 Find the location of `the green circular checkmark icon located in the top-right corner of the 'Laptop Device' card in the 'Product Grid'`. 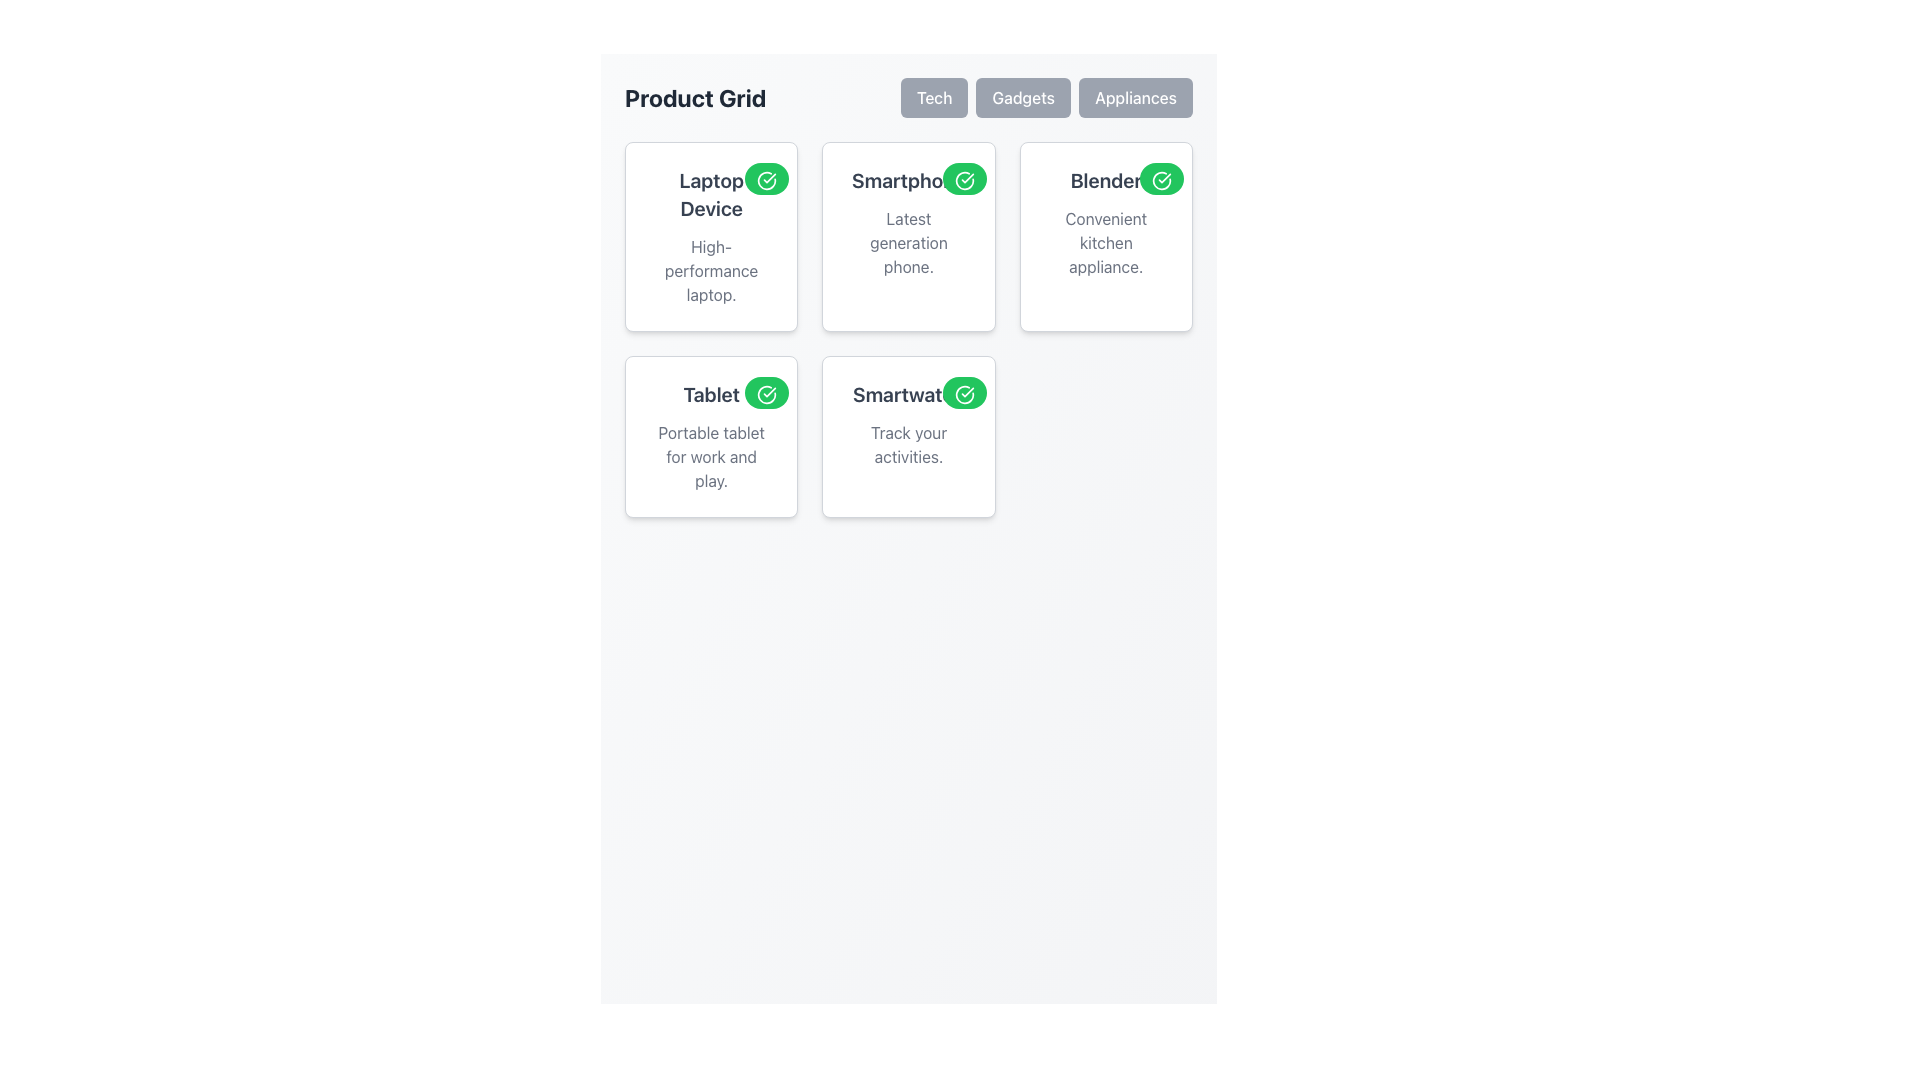

the green circular checkmark icon located in the top-right corner of the 'Laptop Device' card in the 'Product Grid' is located at coordinates (766, 180).